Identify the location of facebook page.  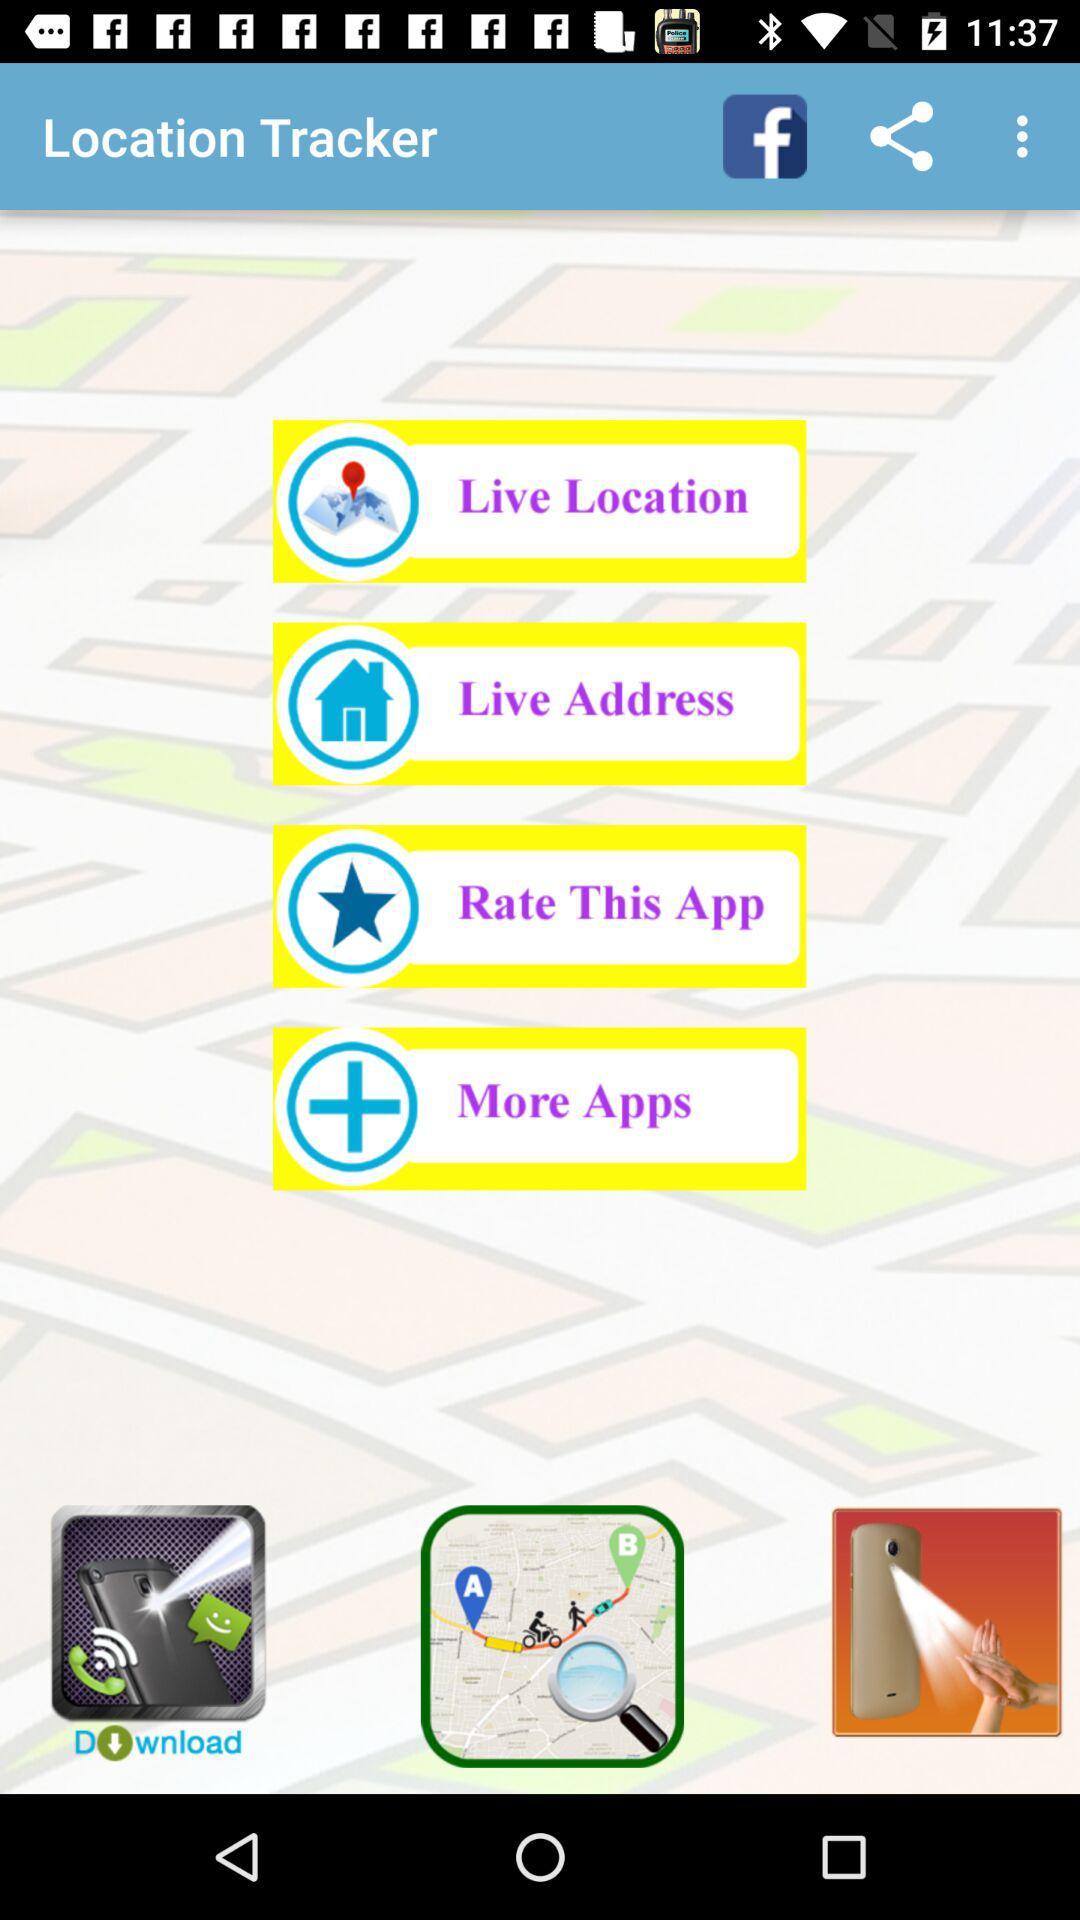
(764, 135).